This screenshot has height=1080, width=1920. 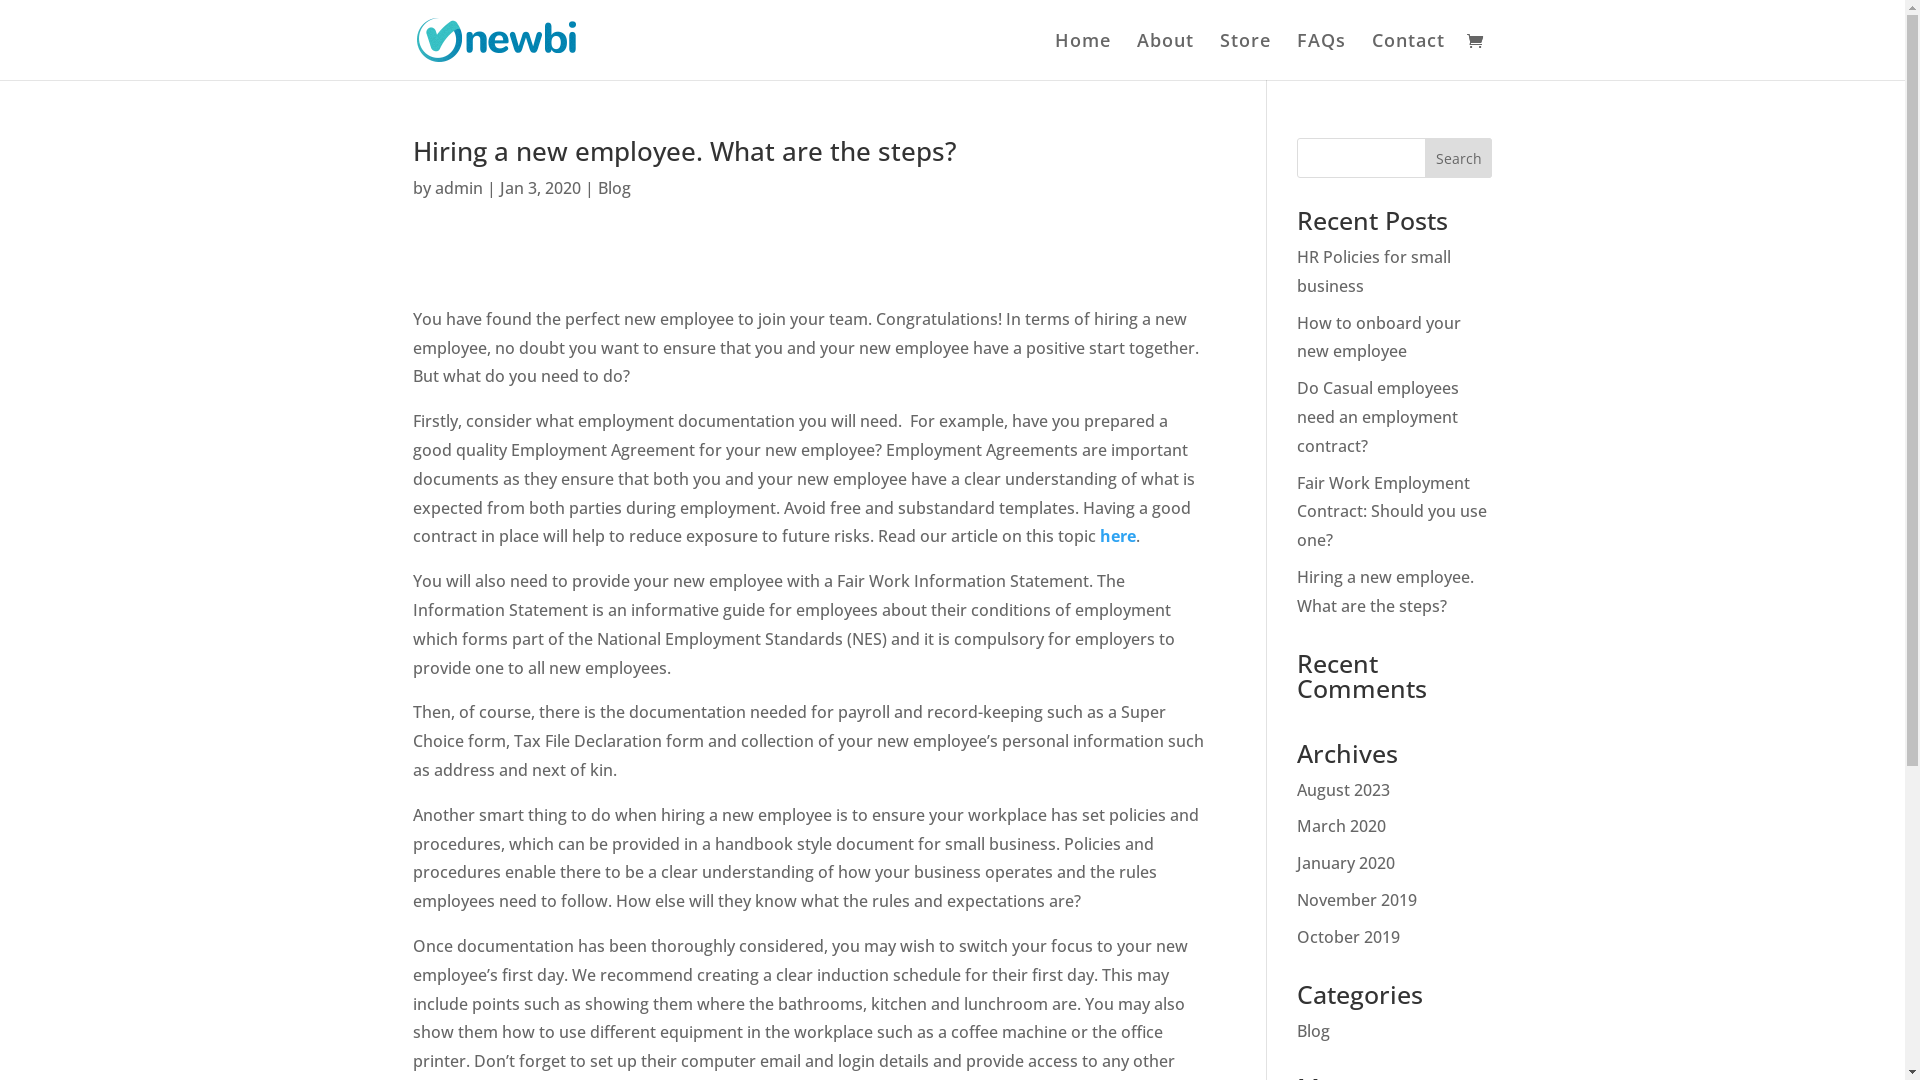 What do you see at coordinates (1080, 55) in the screenshot?
I see `'Home'` at bounding box center [1080, 55].